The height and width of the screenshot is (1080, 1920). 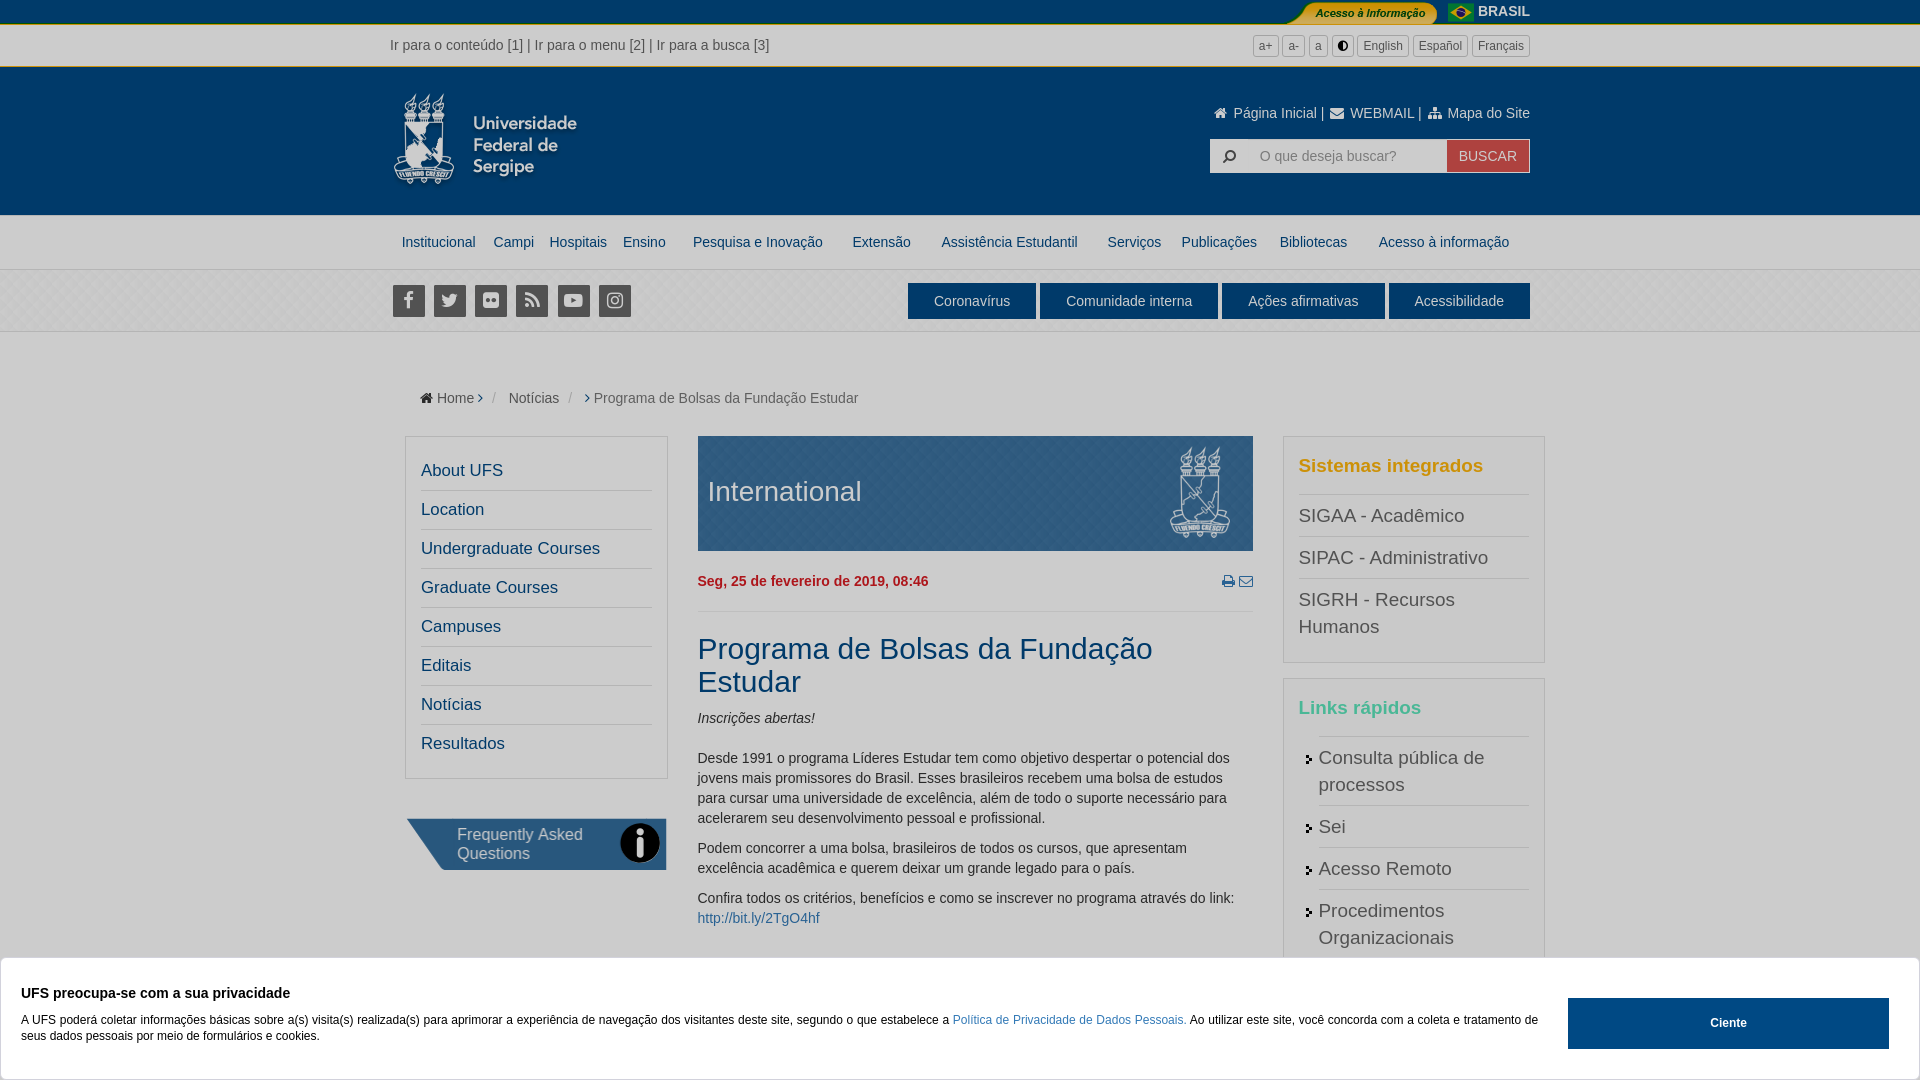 What do you see at coordinates (532, 300) in the screenshot?
I see `'RSS'` at bounding box center [532, 300].